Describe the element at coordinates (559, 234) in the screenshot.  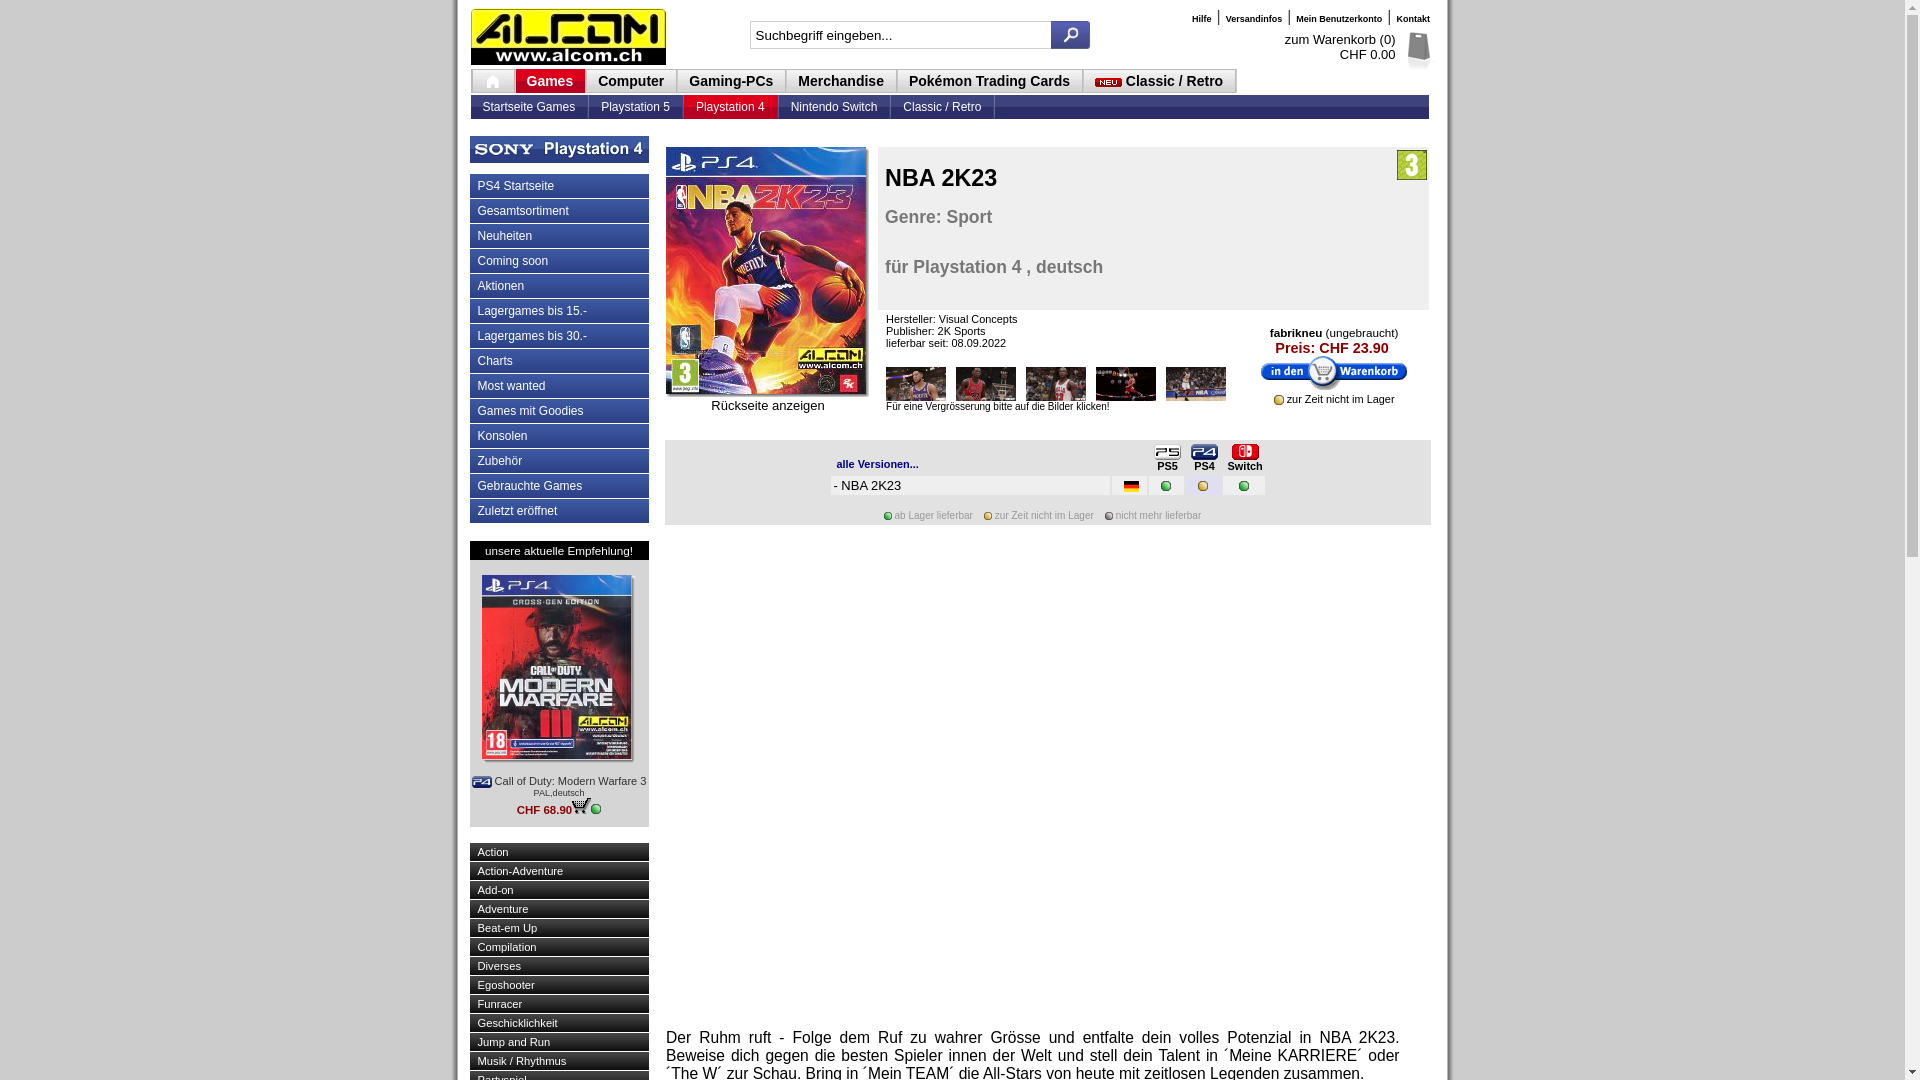
I see `'Neuheiten'` at that location.